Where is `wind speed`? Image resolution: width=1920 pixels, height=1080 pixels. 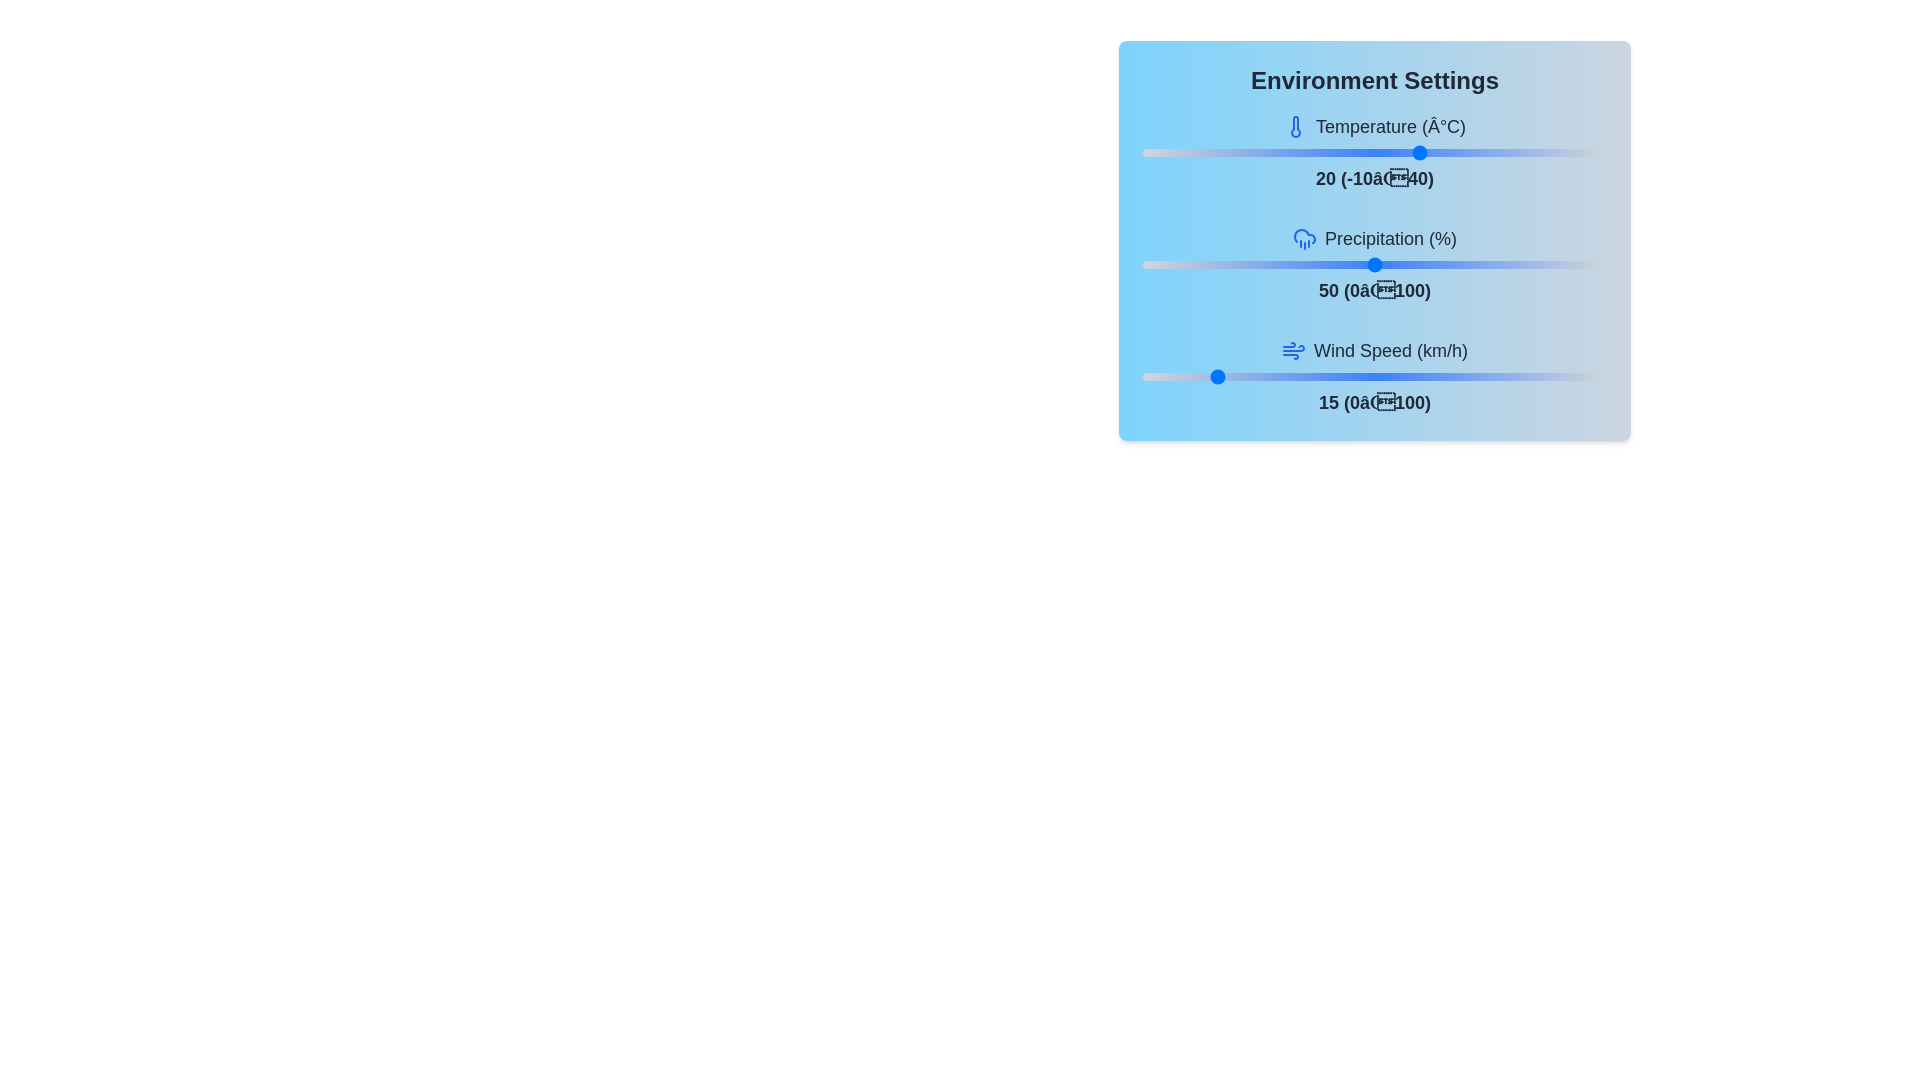 wind speed is located at coordinates (1527, 377).